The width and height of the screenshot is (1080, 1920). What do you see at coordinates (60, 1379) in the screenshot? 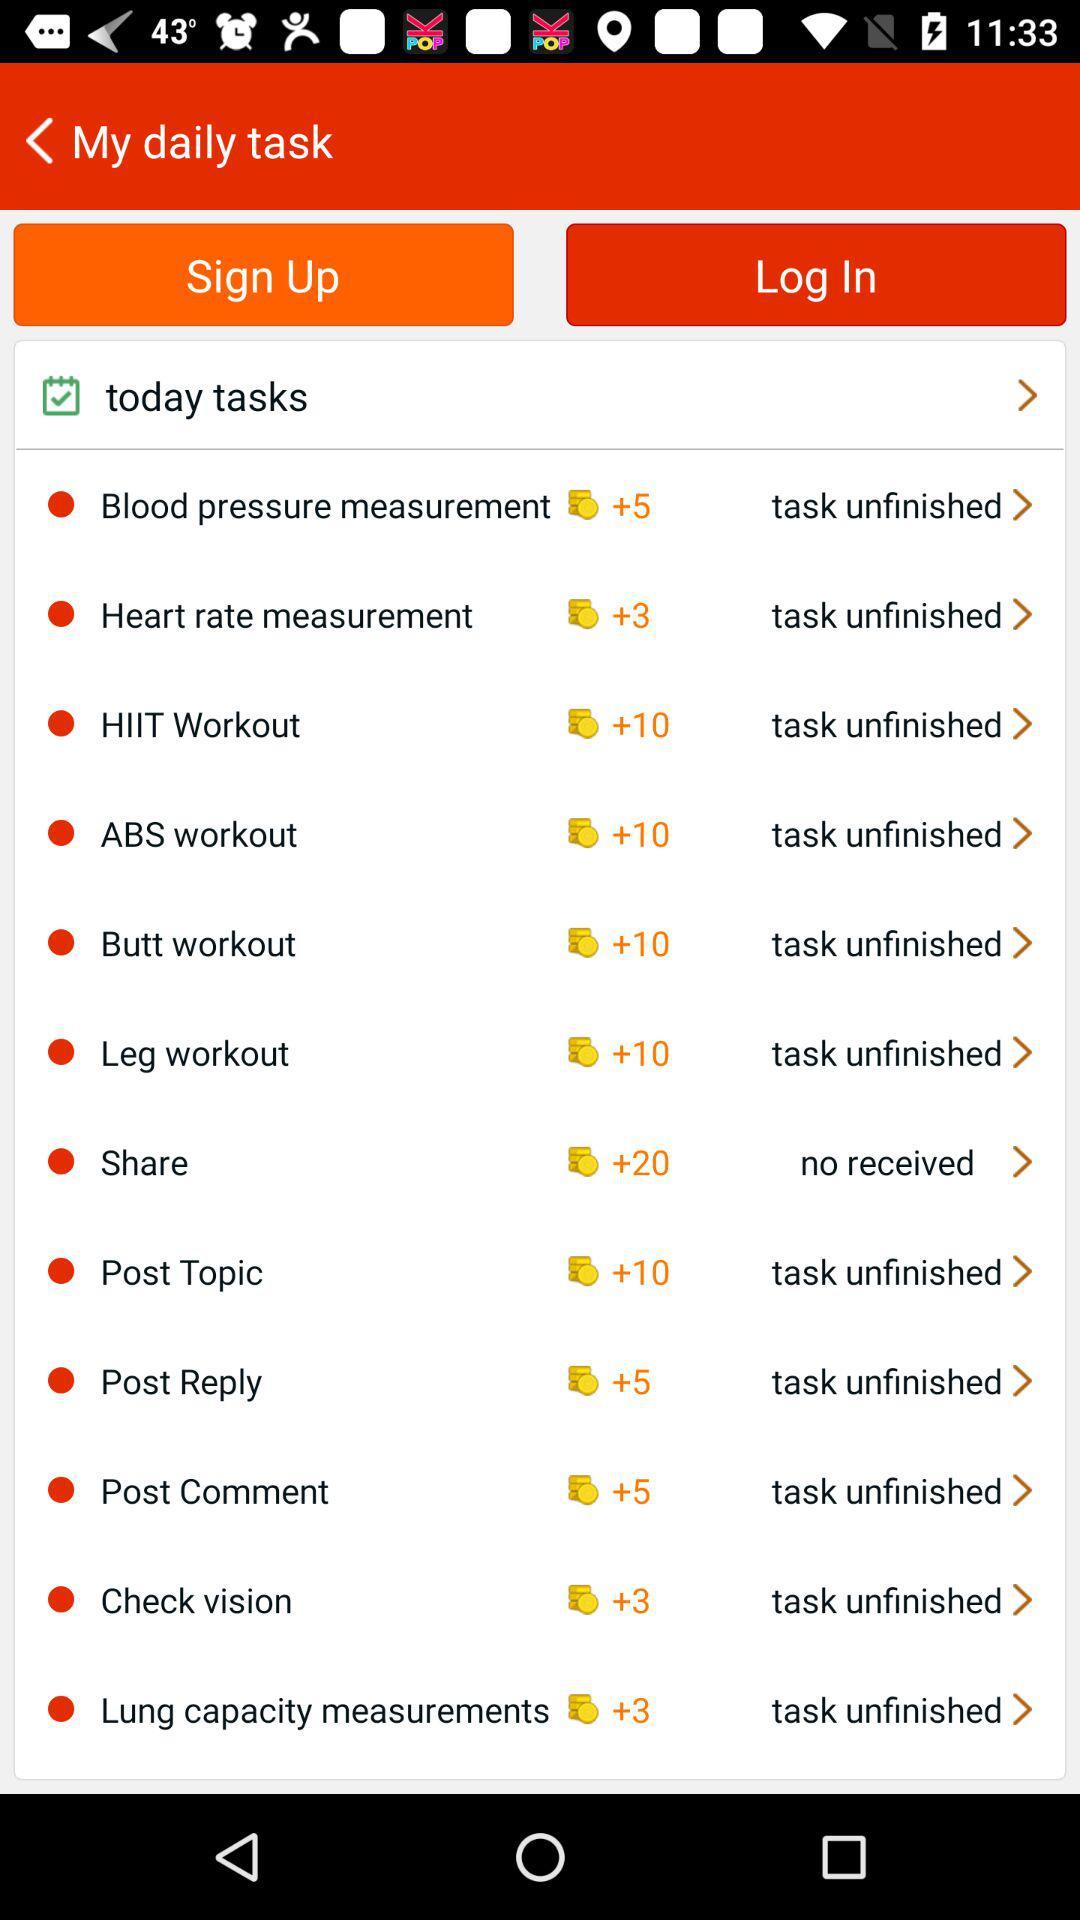
I see `post reply` at bounding box center [60, 1379].